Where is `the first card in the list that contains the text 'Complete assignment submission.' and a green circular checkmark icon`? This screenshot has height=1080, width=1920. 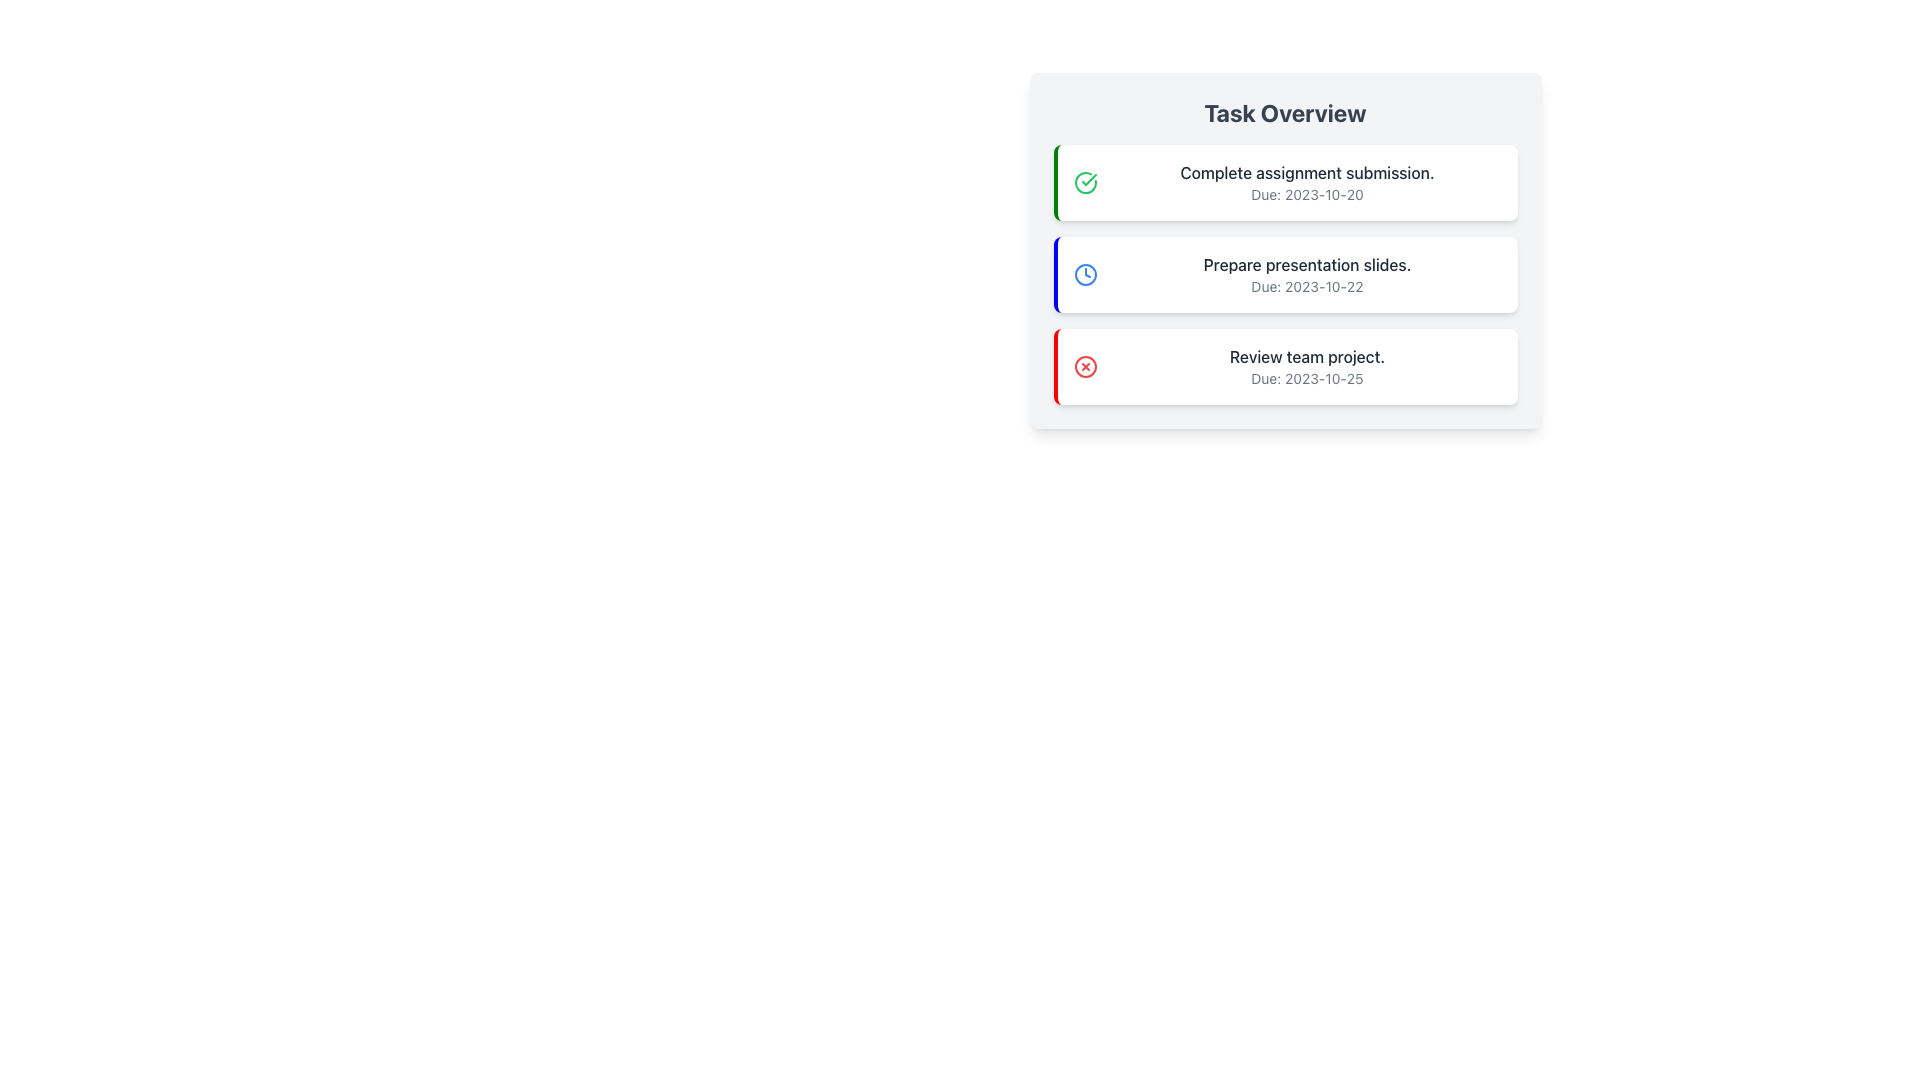
the first card in the list that contains the text 'Complete assignment submission.' and a green circular checkmark icon is located at coordinates (1285, 182).